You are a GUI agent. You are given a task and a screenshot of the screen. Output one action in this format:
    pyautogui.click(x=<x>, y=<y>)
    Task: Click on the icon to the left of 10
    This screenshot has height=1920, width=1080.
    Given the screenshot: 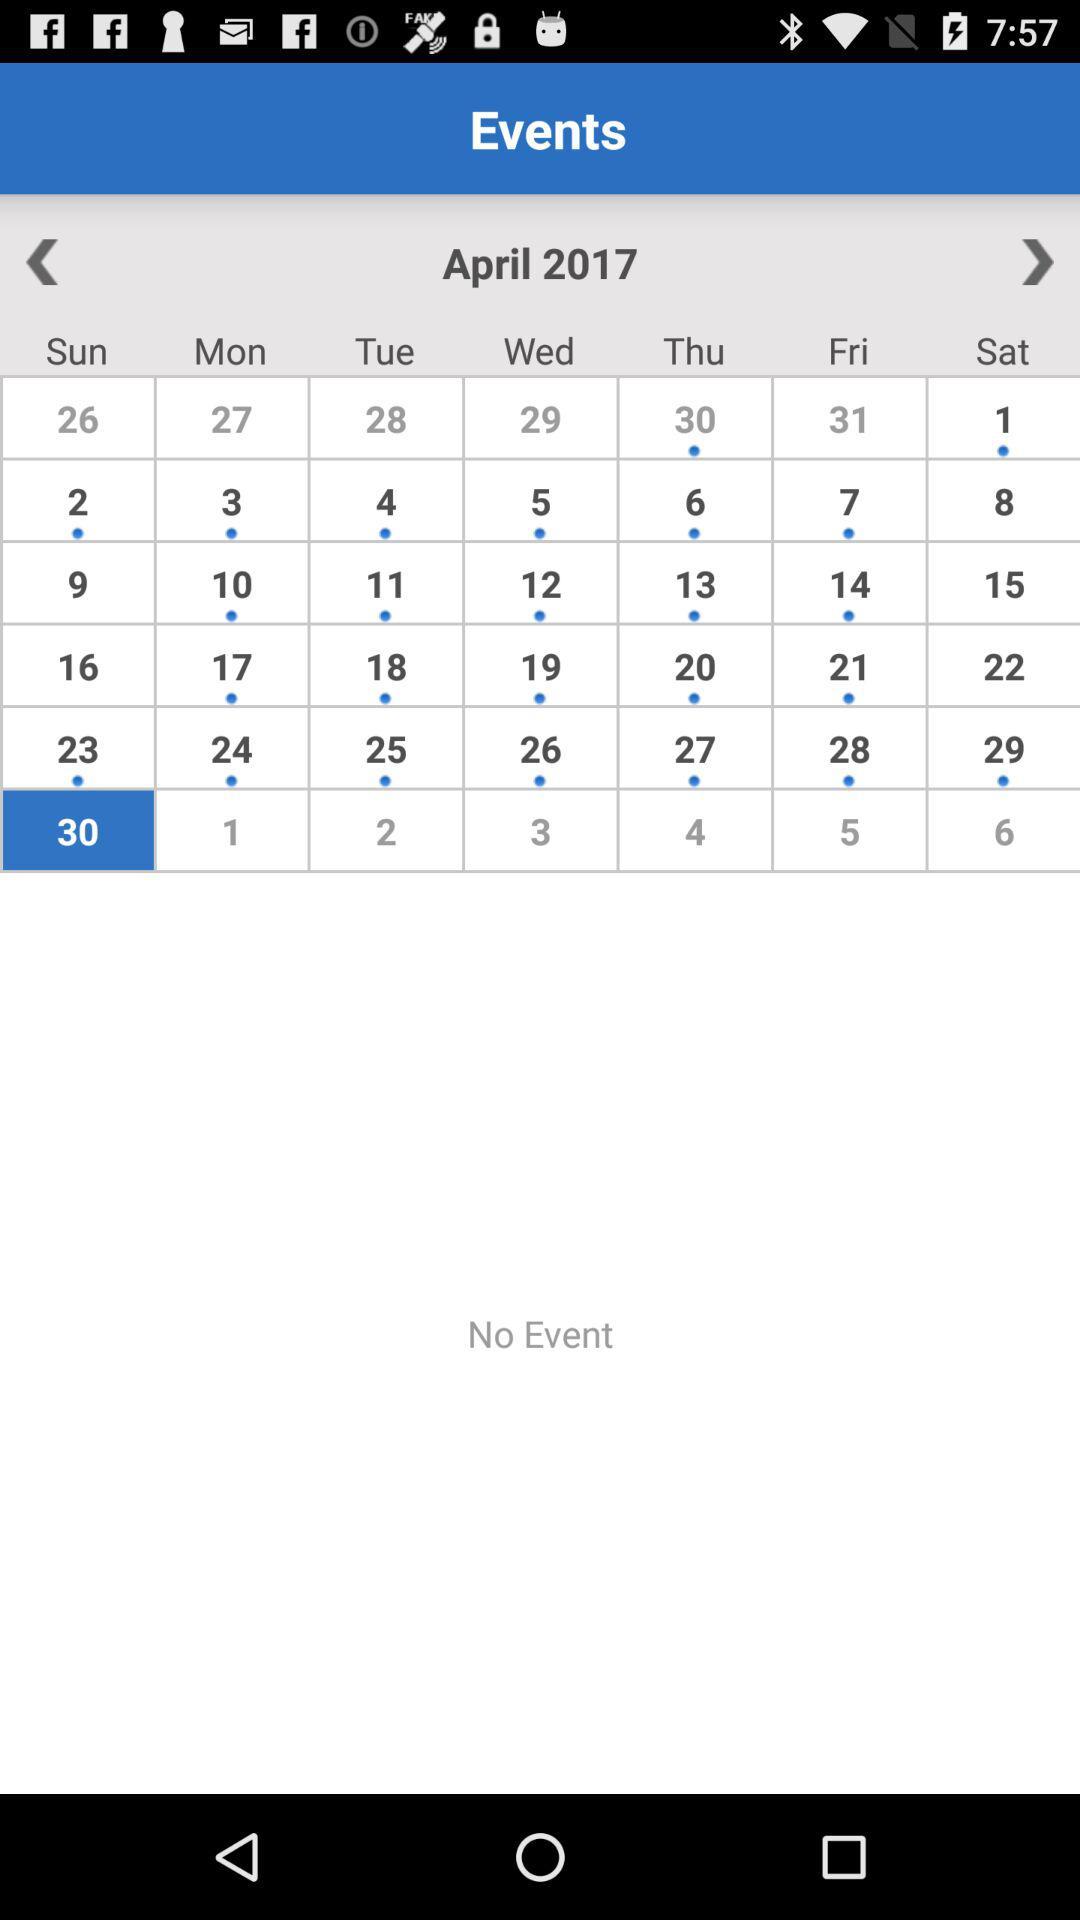 What is the action you would take?
    pyautogui.click(x=77, y=665)
    